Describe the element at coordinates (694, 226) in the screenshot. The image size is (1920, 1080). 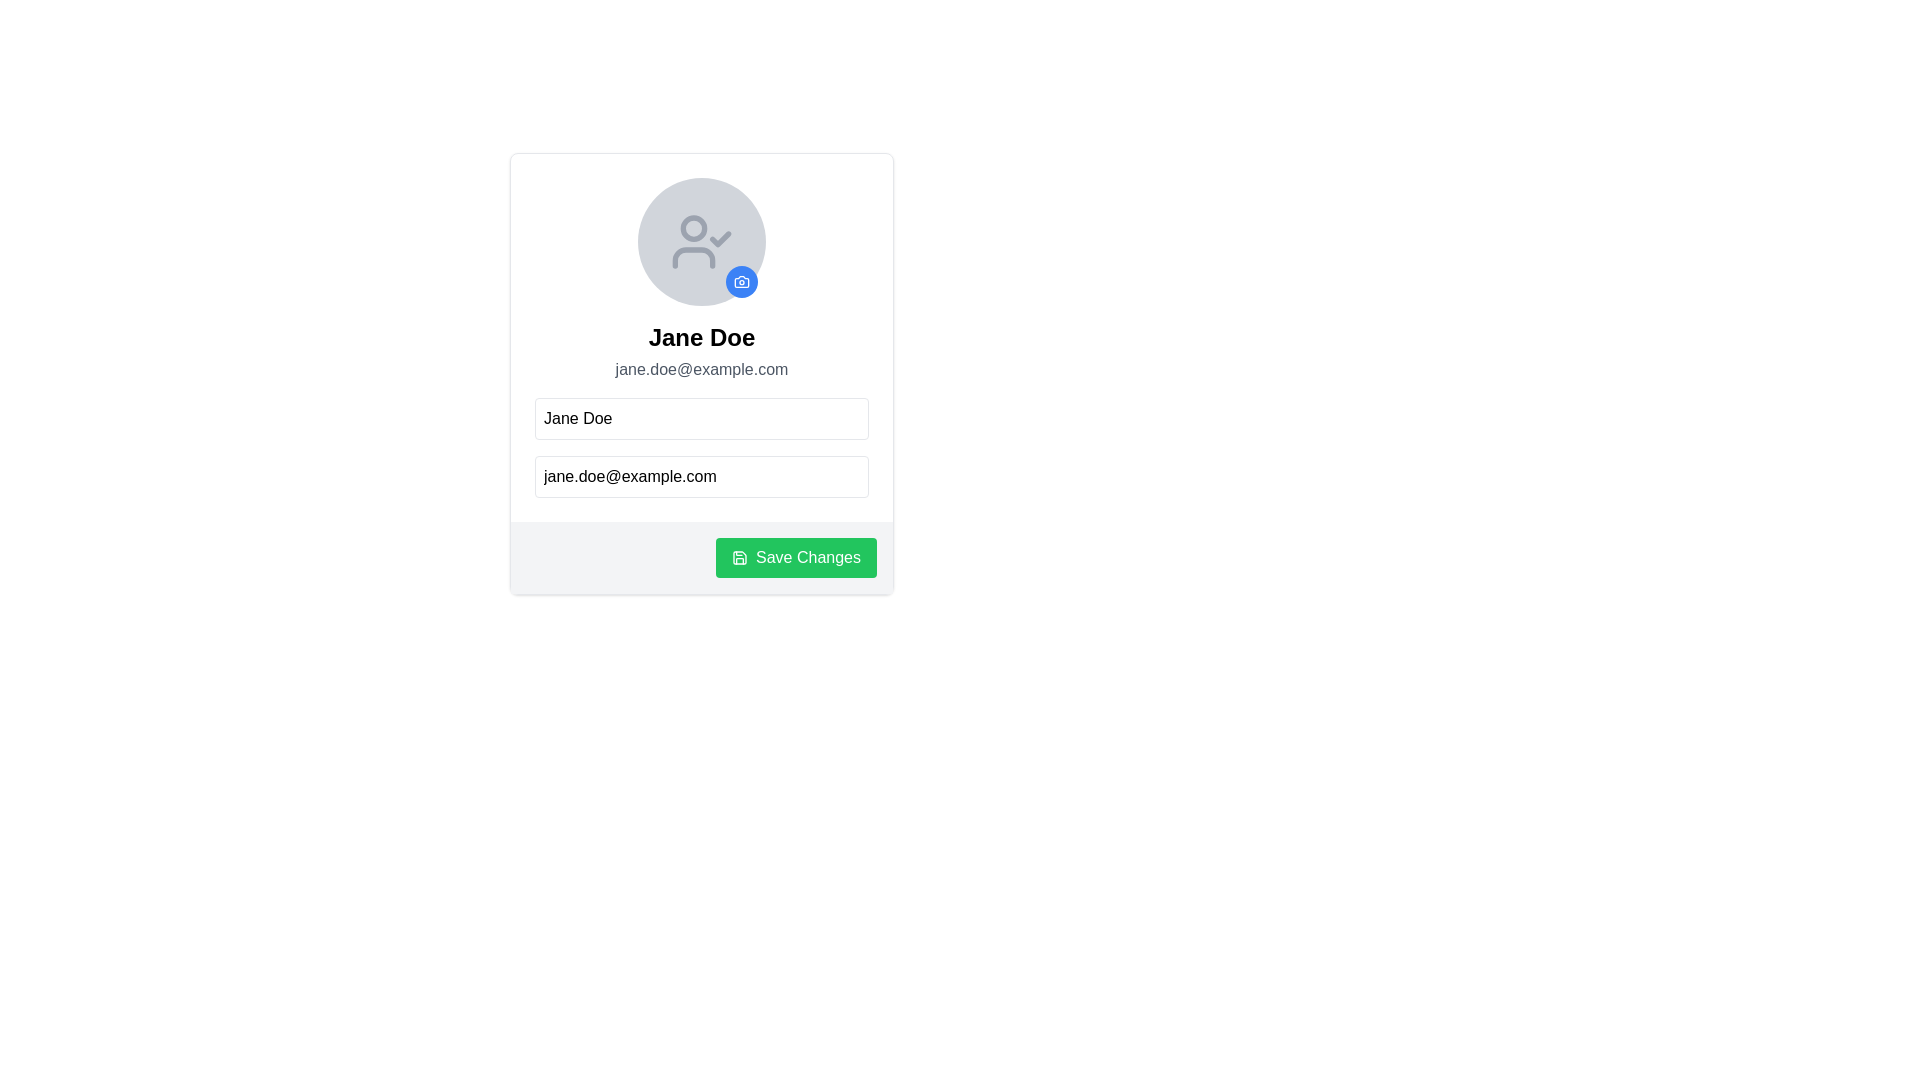
I see `the profile icon element, which is a graphical component representing the user's profile, located centrally at the top of the profile form` at that location.